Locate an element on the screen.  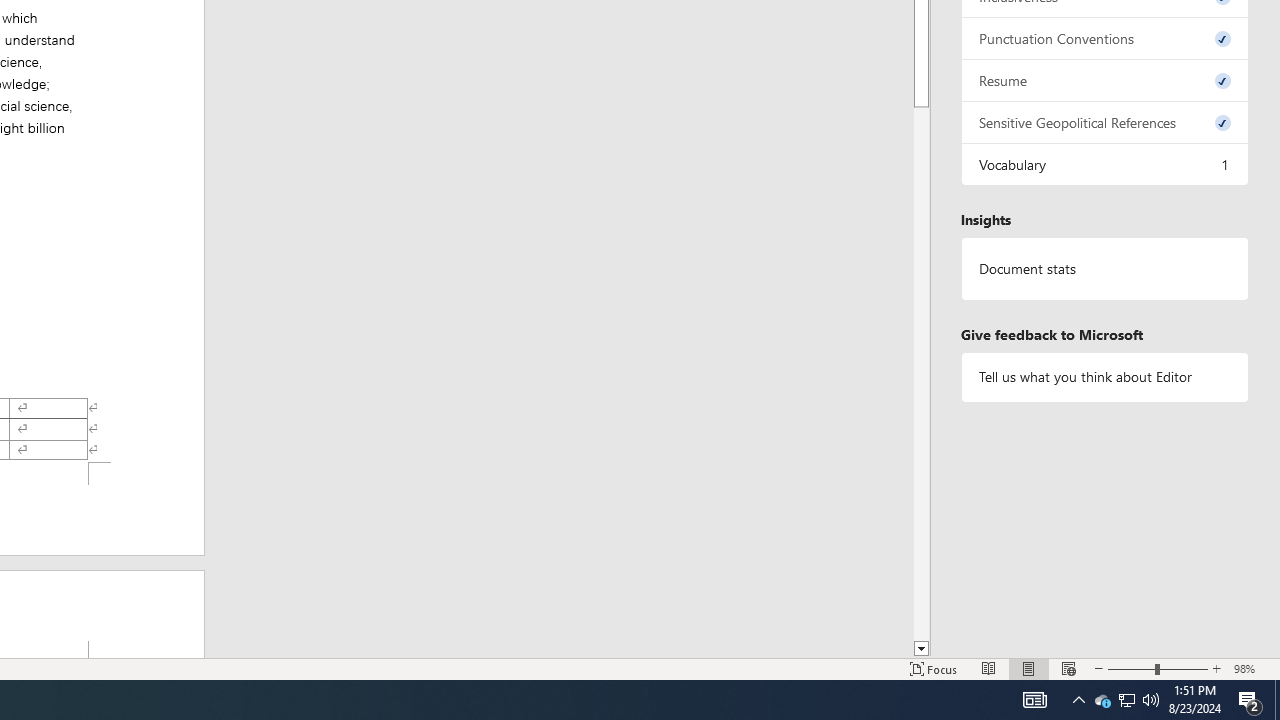
'Line down' is located at coordinates (920, 649).